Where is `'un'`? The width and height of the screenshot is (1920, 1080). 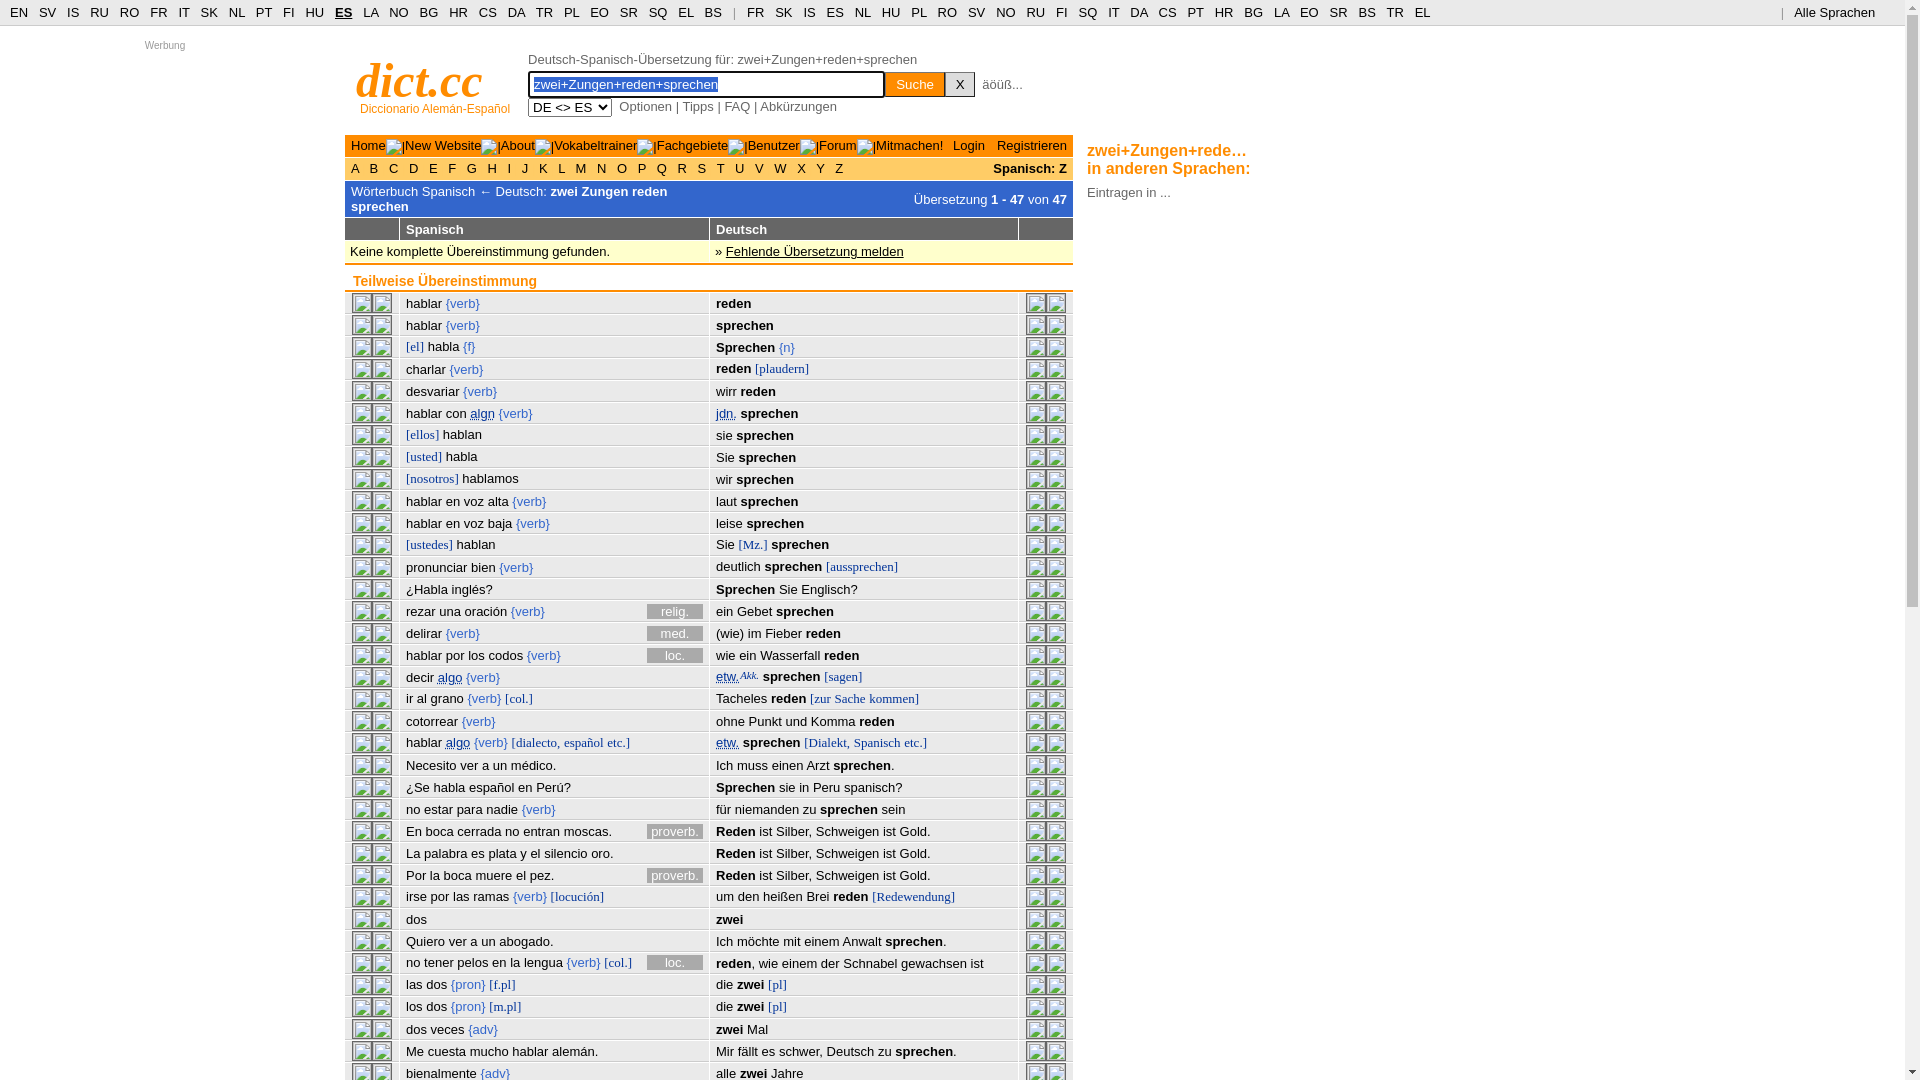 'un' is located at coordinates (488, 941).